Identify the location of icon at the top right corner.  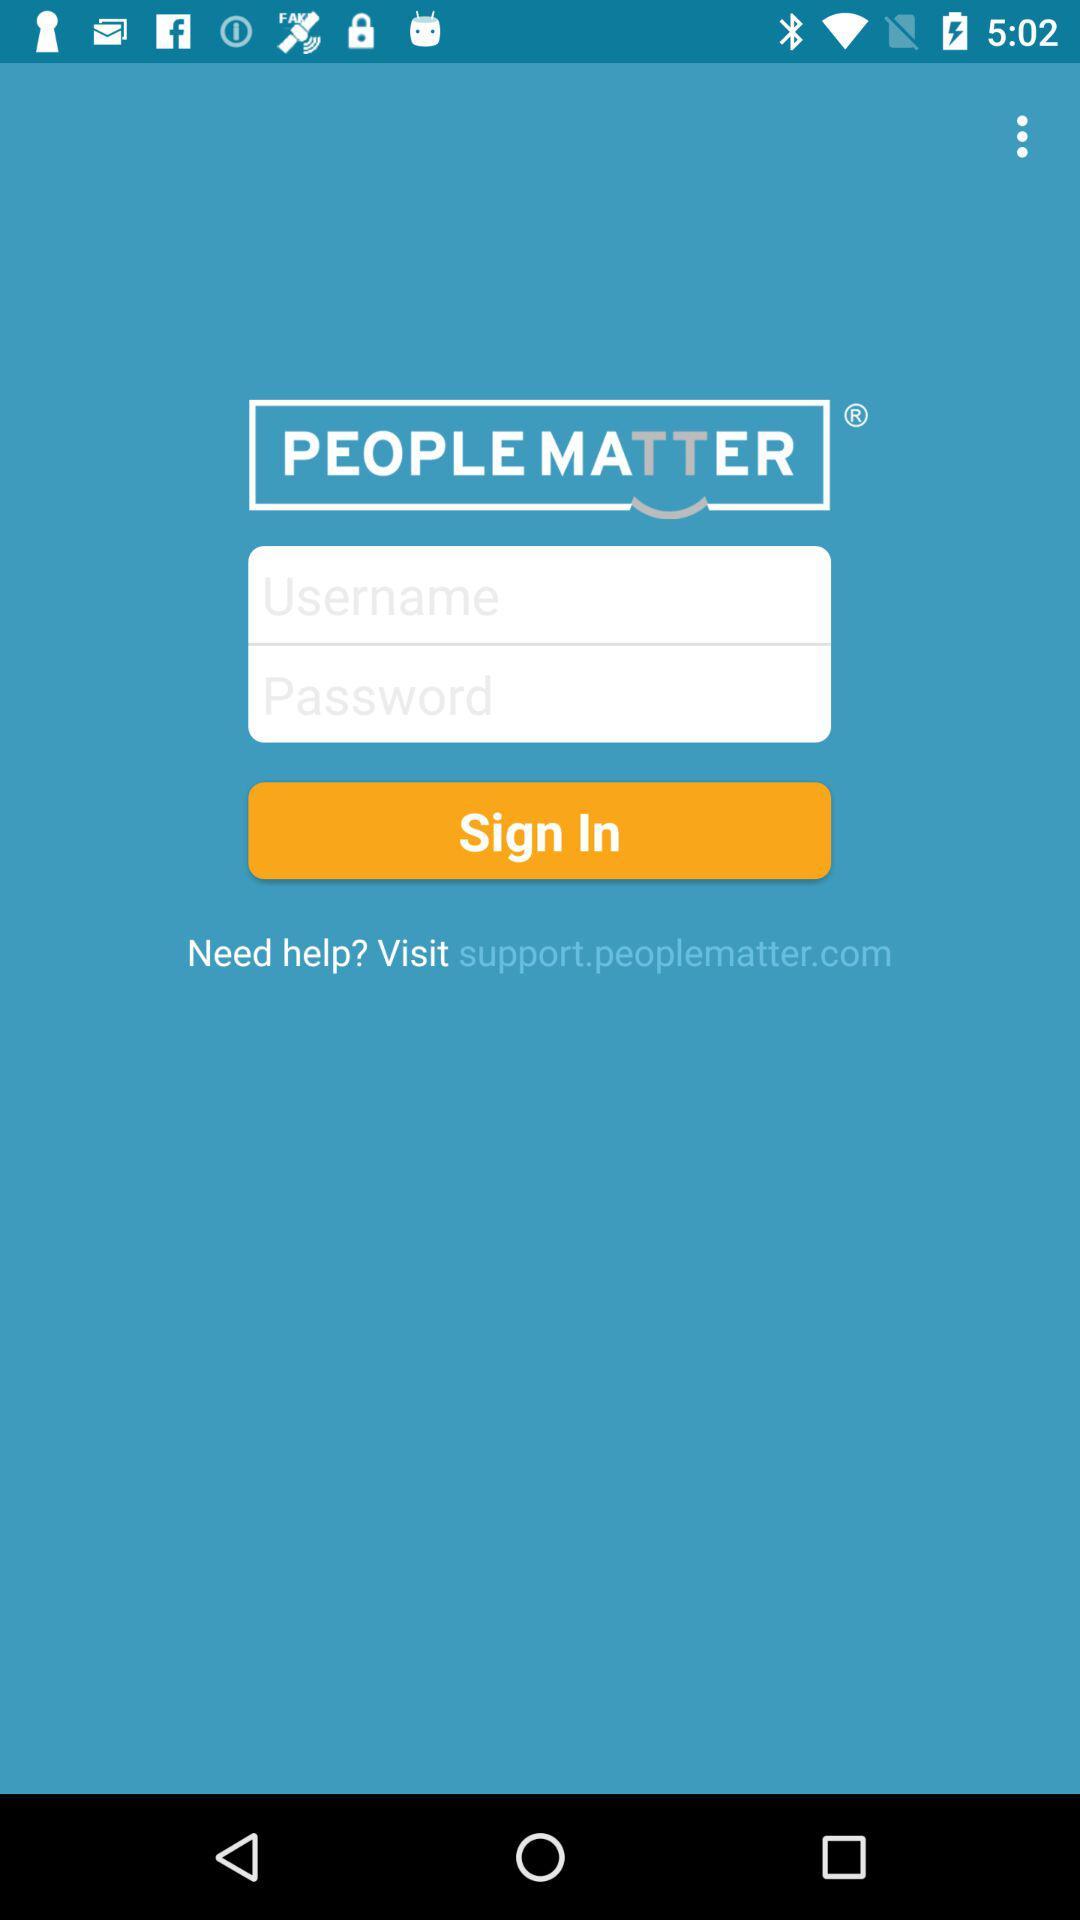
(1027, 135).